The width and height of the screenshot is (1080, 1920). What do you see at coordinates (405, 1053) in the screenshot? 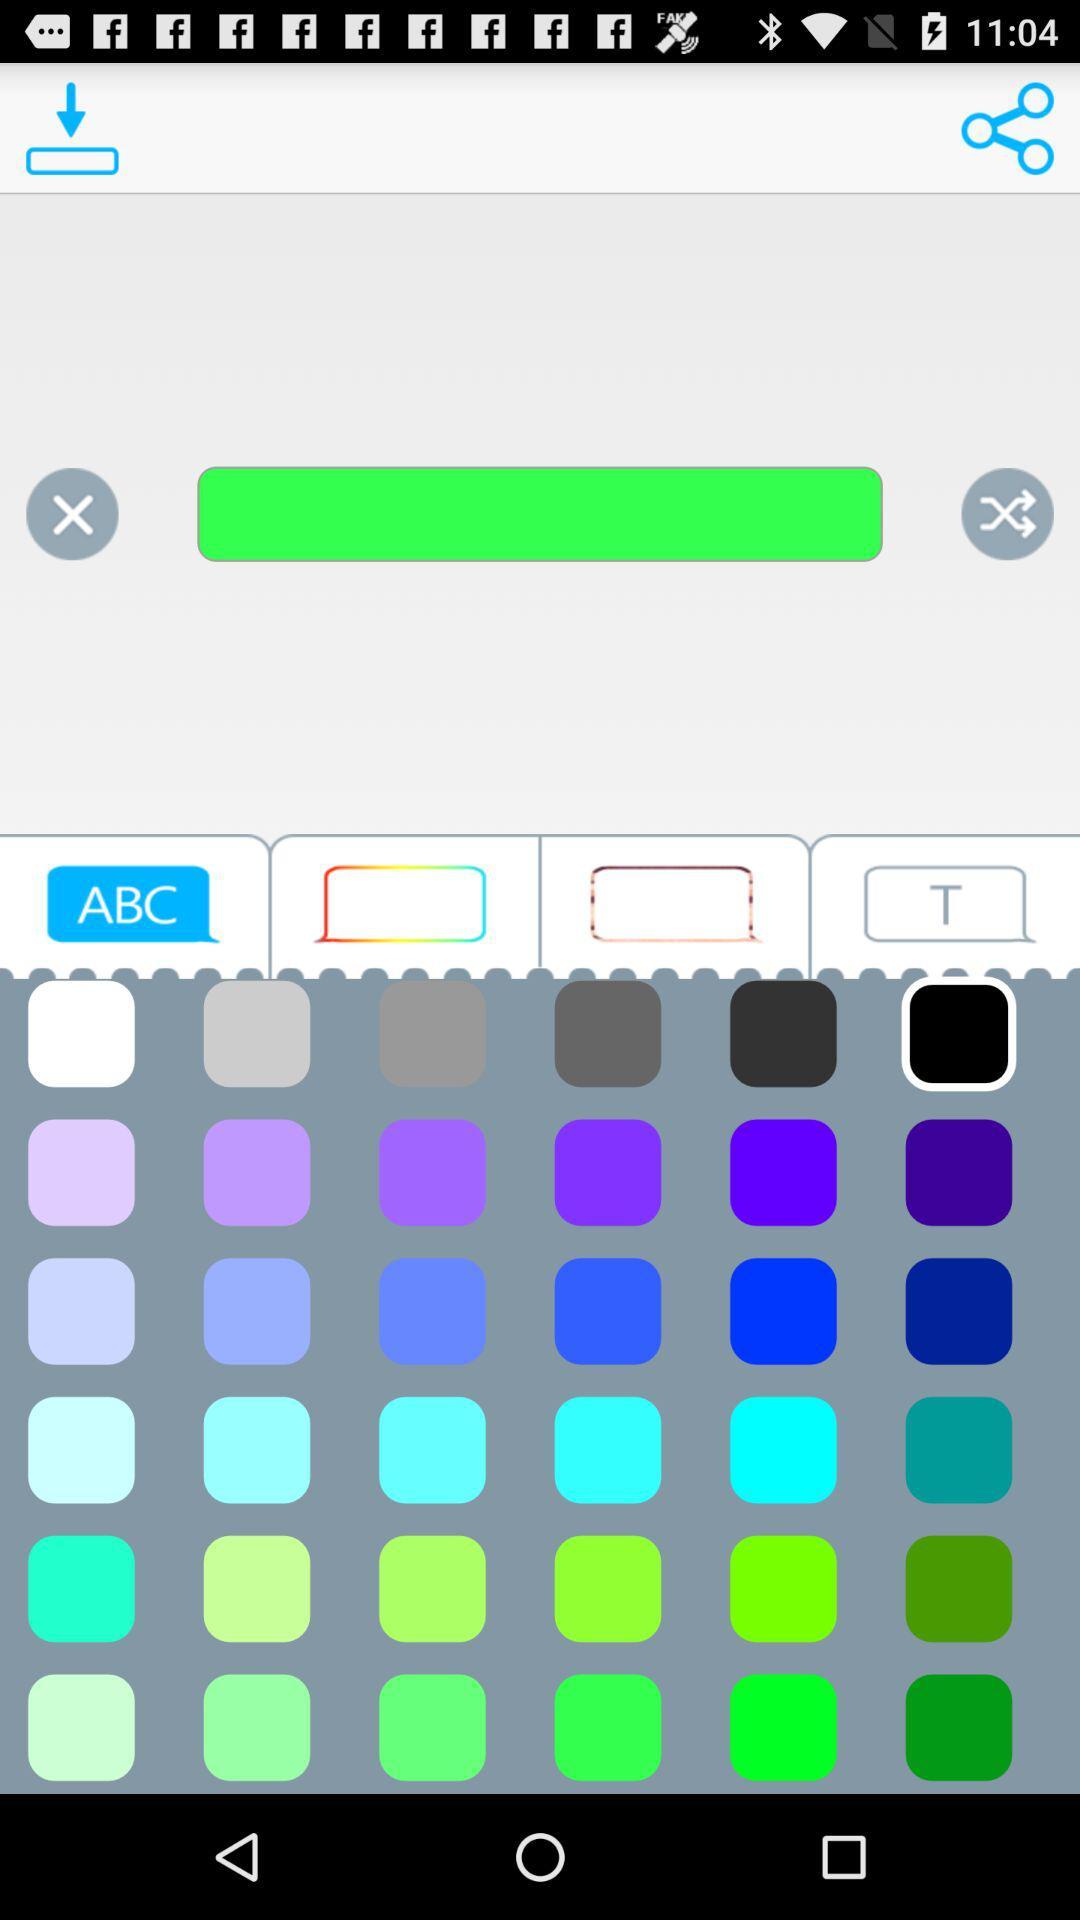
I see `the more icon` at bounding box center [405, 1053].